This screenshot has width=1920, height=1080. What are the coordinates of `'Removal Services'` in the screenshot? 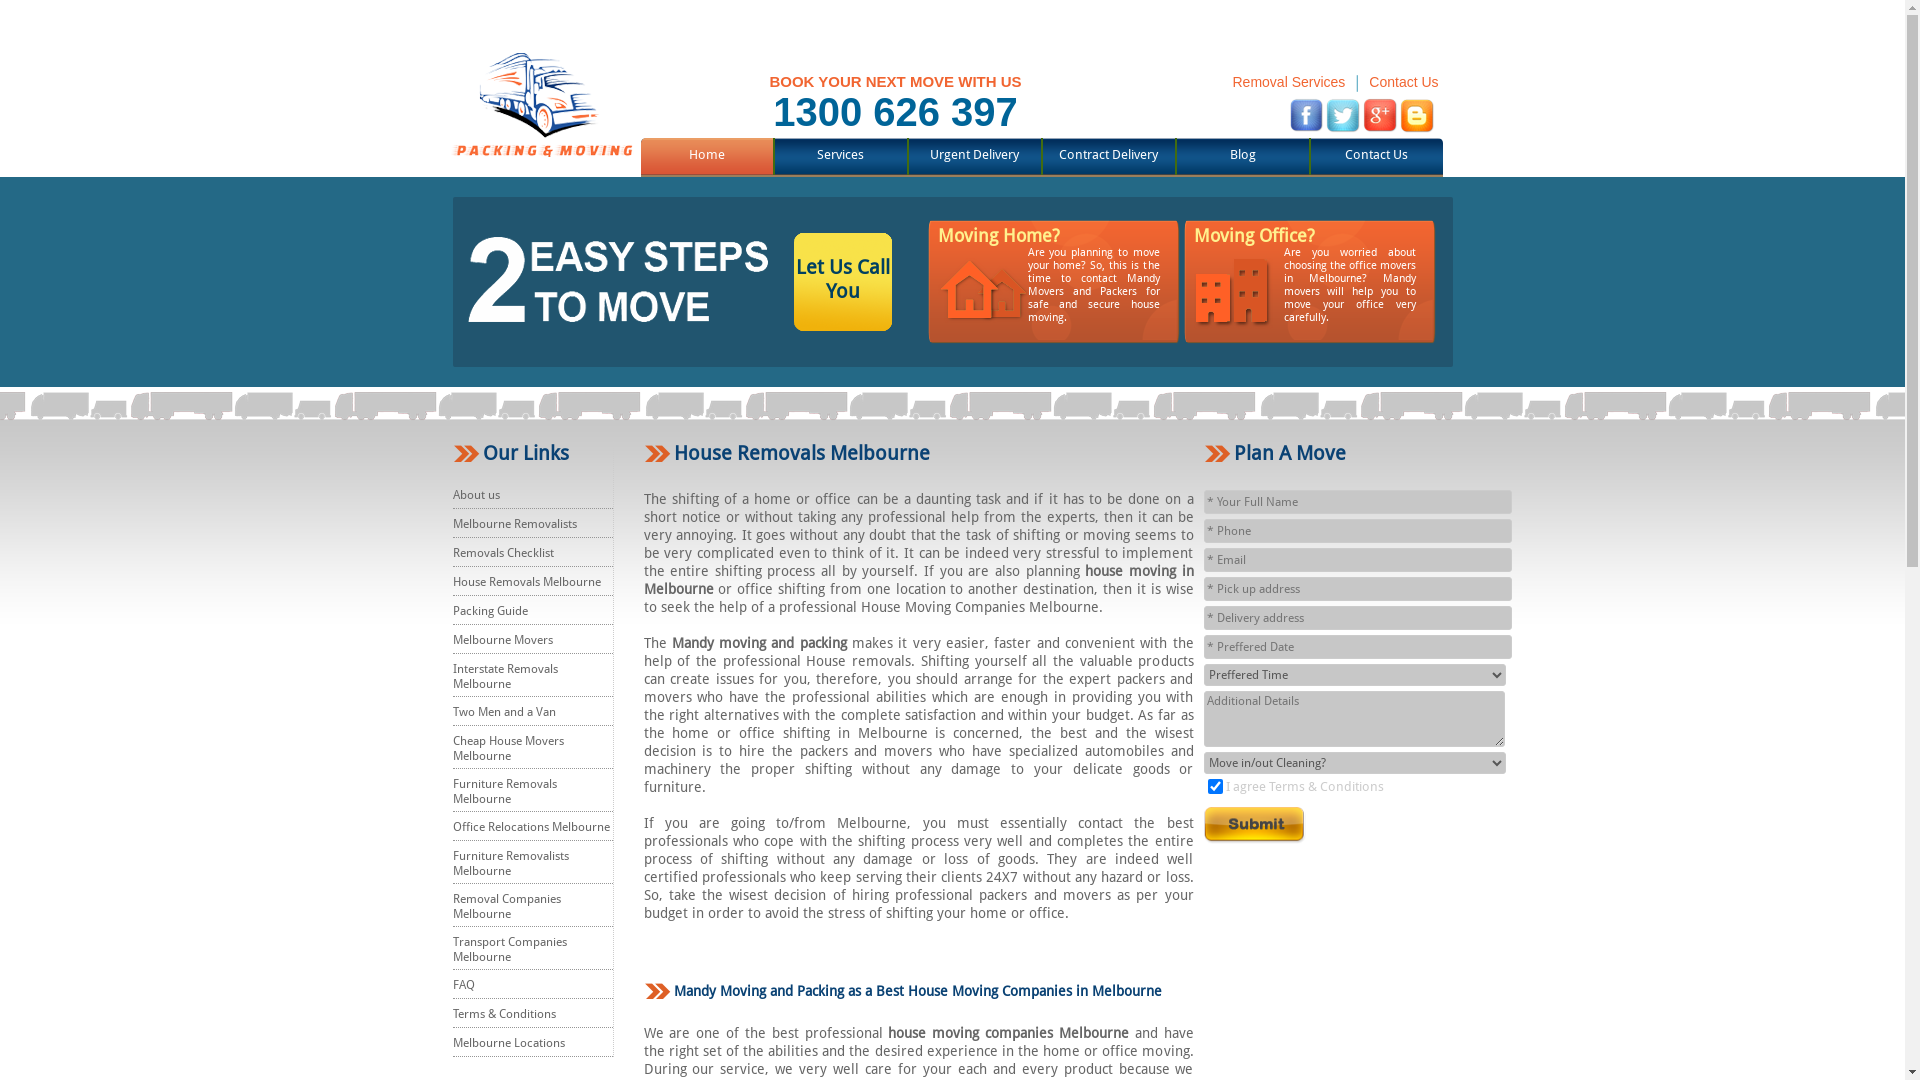 It's located at (1231, 80).